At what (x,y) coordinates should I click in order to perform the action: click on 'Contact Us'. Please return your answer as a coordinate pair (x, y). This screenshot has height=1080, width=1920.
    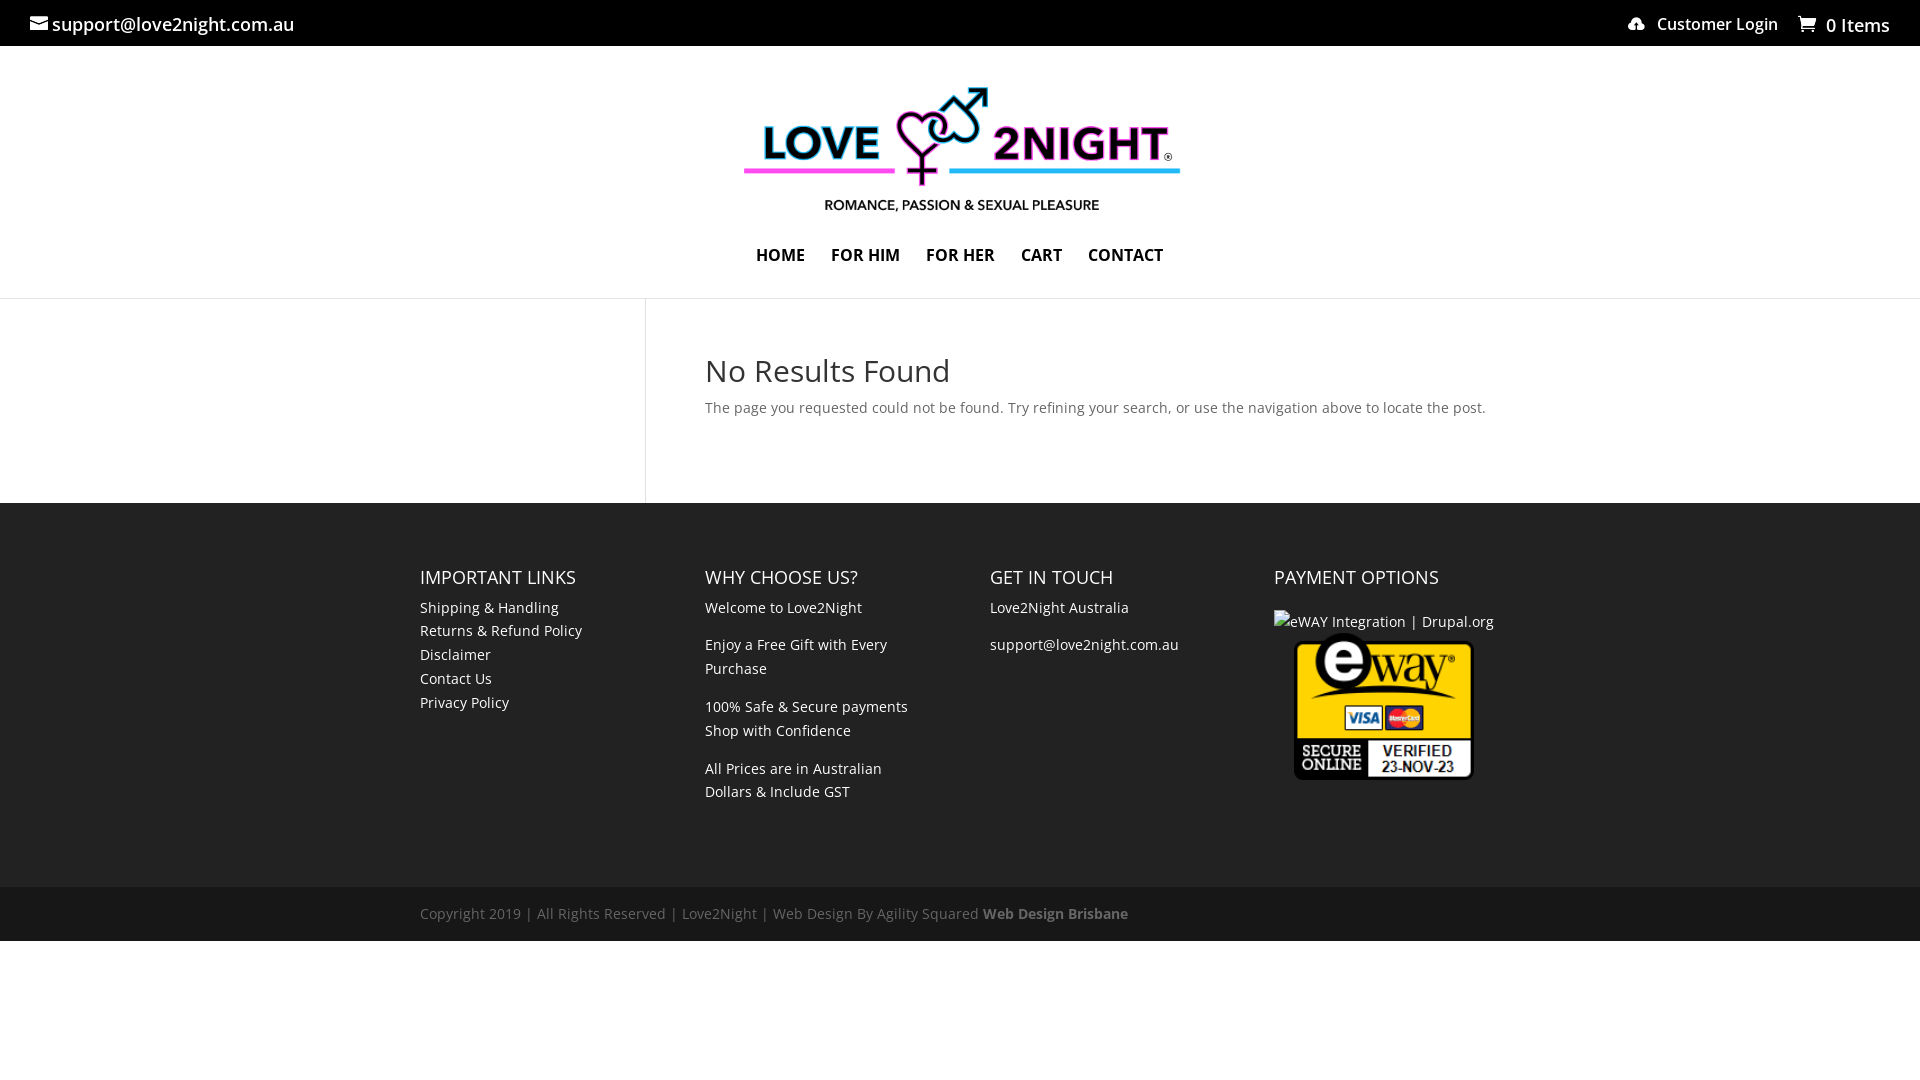
    Looking at the image, I should click on (455, 677).